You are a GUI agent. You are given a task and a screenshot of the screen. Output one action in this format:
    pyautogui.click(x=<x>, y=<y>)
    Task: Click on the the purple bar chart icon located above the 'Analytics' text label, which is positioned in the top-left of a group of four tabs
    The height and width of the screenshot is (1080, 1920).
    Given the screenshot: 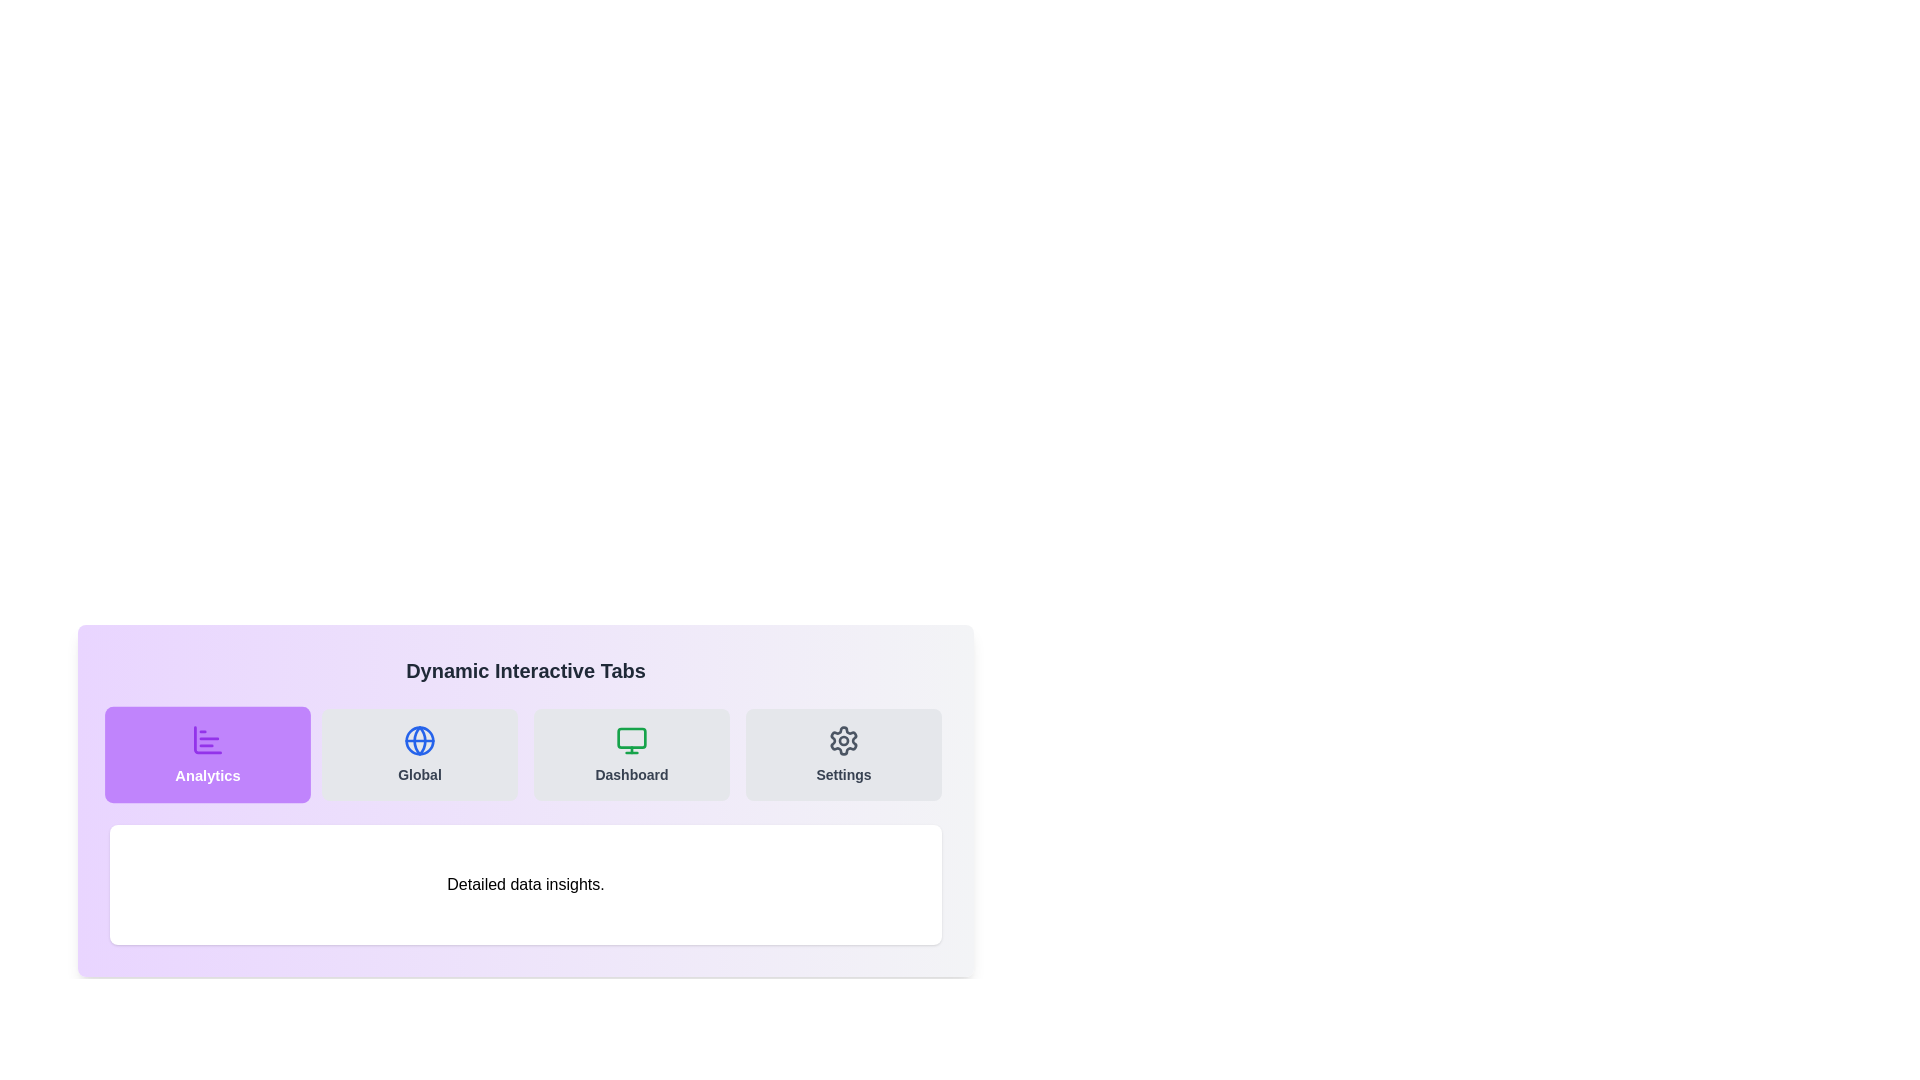 What is the action you would take?
    pyautogui.click(x=207, y=740)
    